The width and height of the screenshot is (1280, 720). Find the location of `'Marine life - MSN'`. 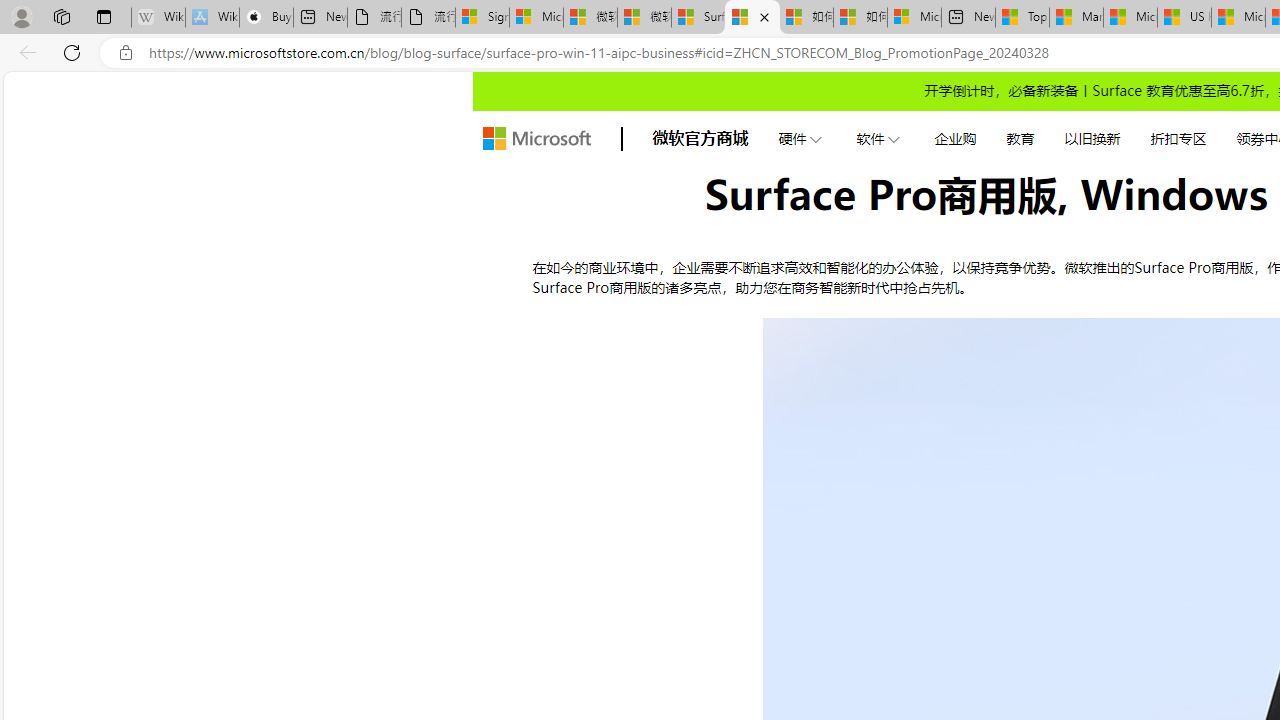

'Marine life - MSN' is located at coordinates (1075, 17).